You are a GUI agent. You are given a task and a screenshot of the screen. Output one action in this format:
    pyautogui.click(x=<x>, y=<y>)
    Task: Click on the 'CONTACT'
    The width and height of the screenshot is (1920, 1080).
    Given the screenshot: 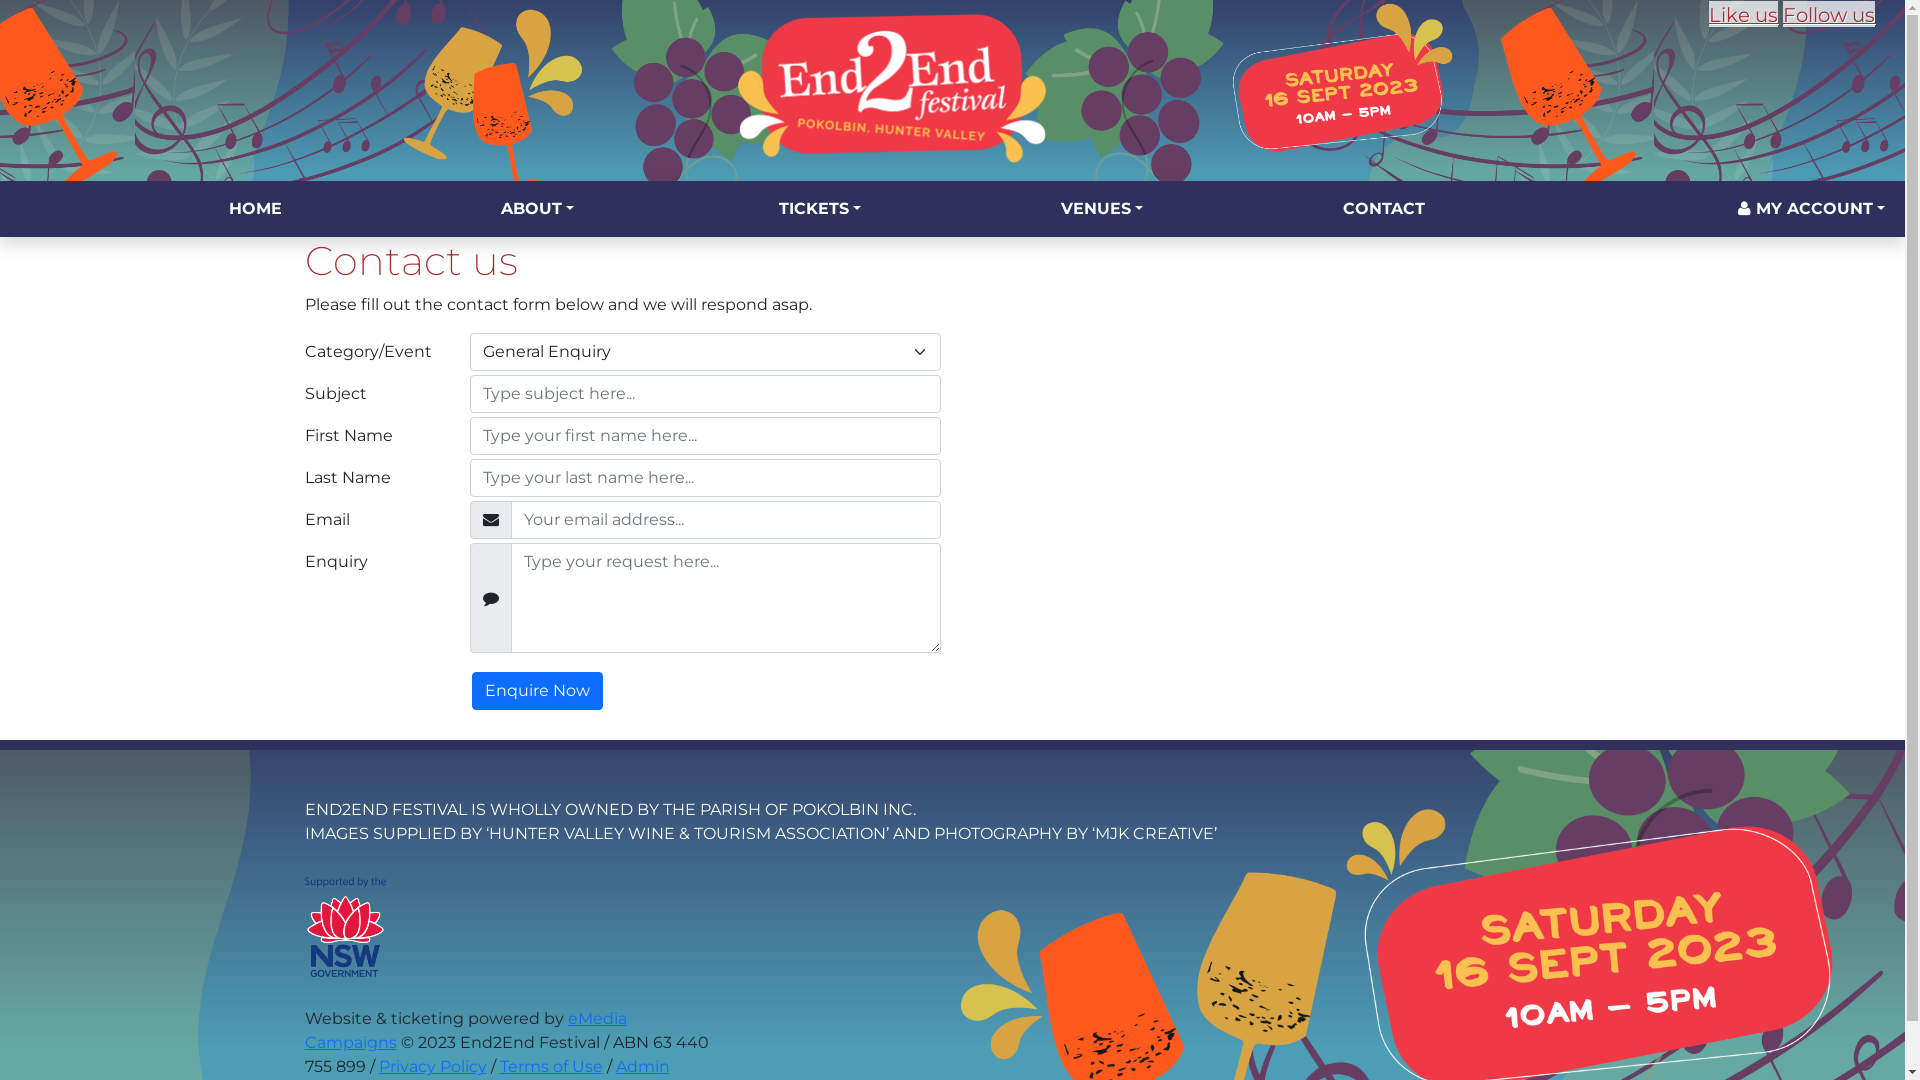 What is the action you would take?
    pyautogui.click(x=1382, y=208)
    